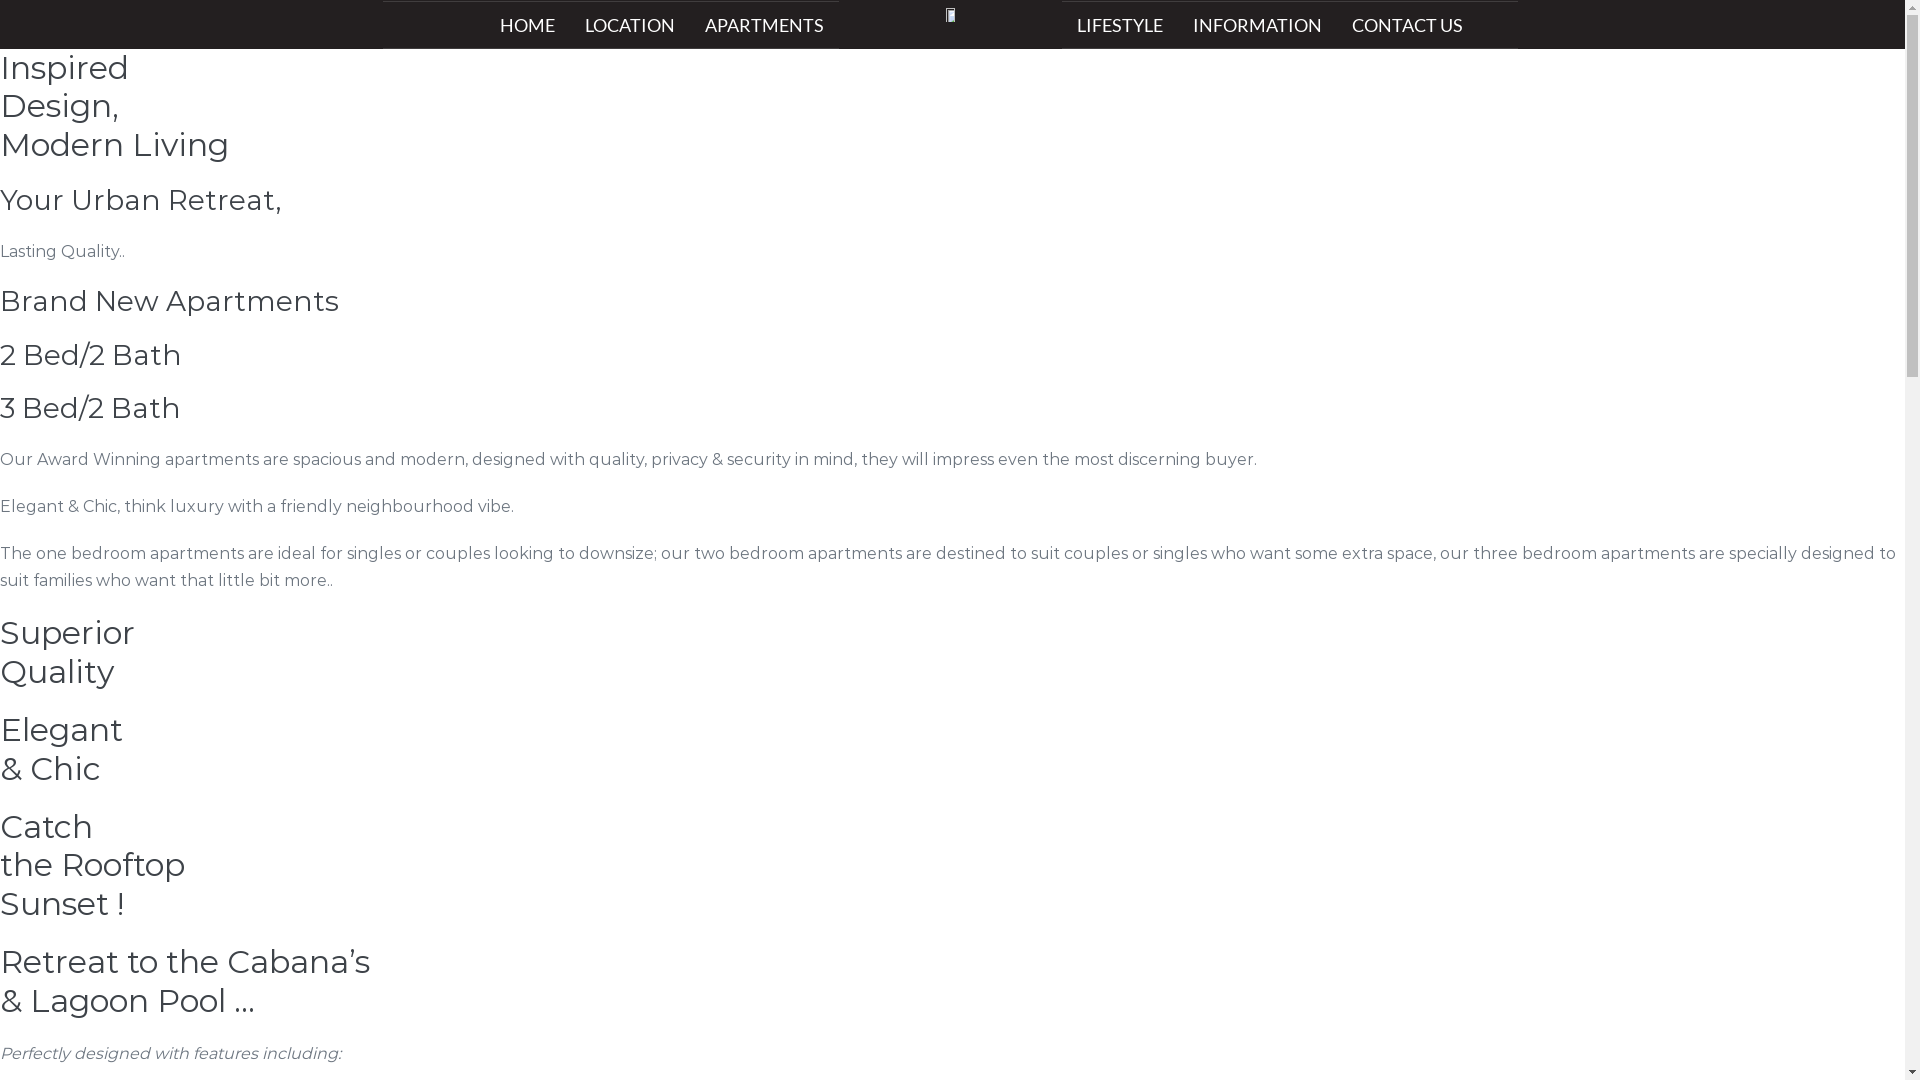 This screenshot has width=1920, height=1080. Describe the element at coordinates (526, 24) in the screenshot. I see `'HOME'` at that location.